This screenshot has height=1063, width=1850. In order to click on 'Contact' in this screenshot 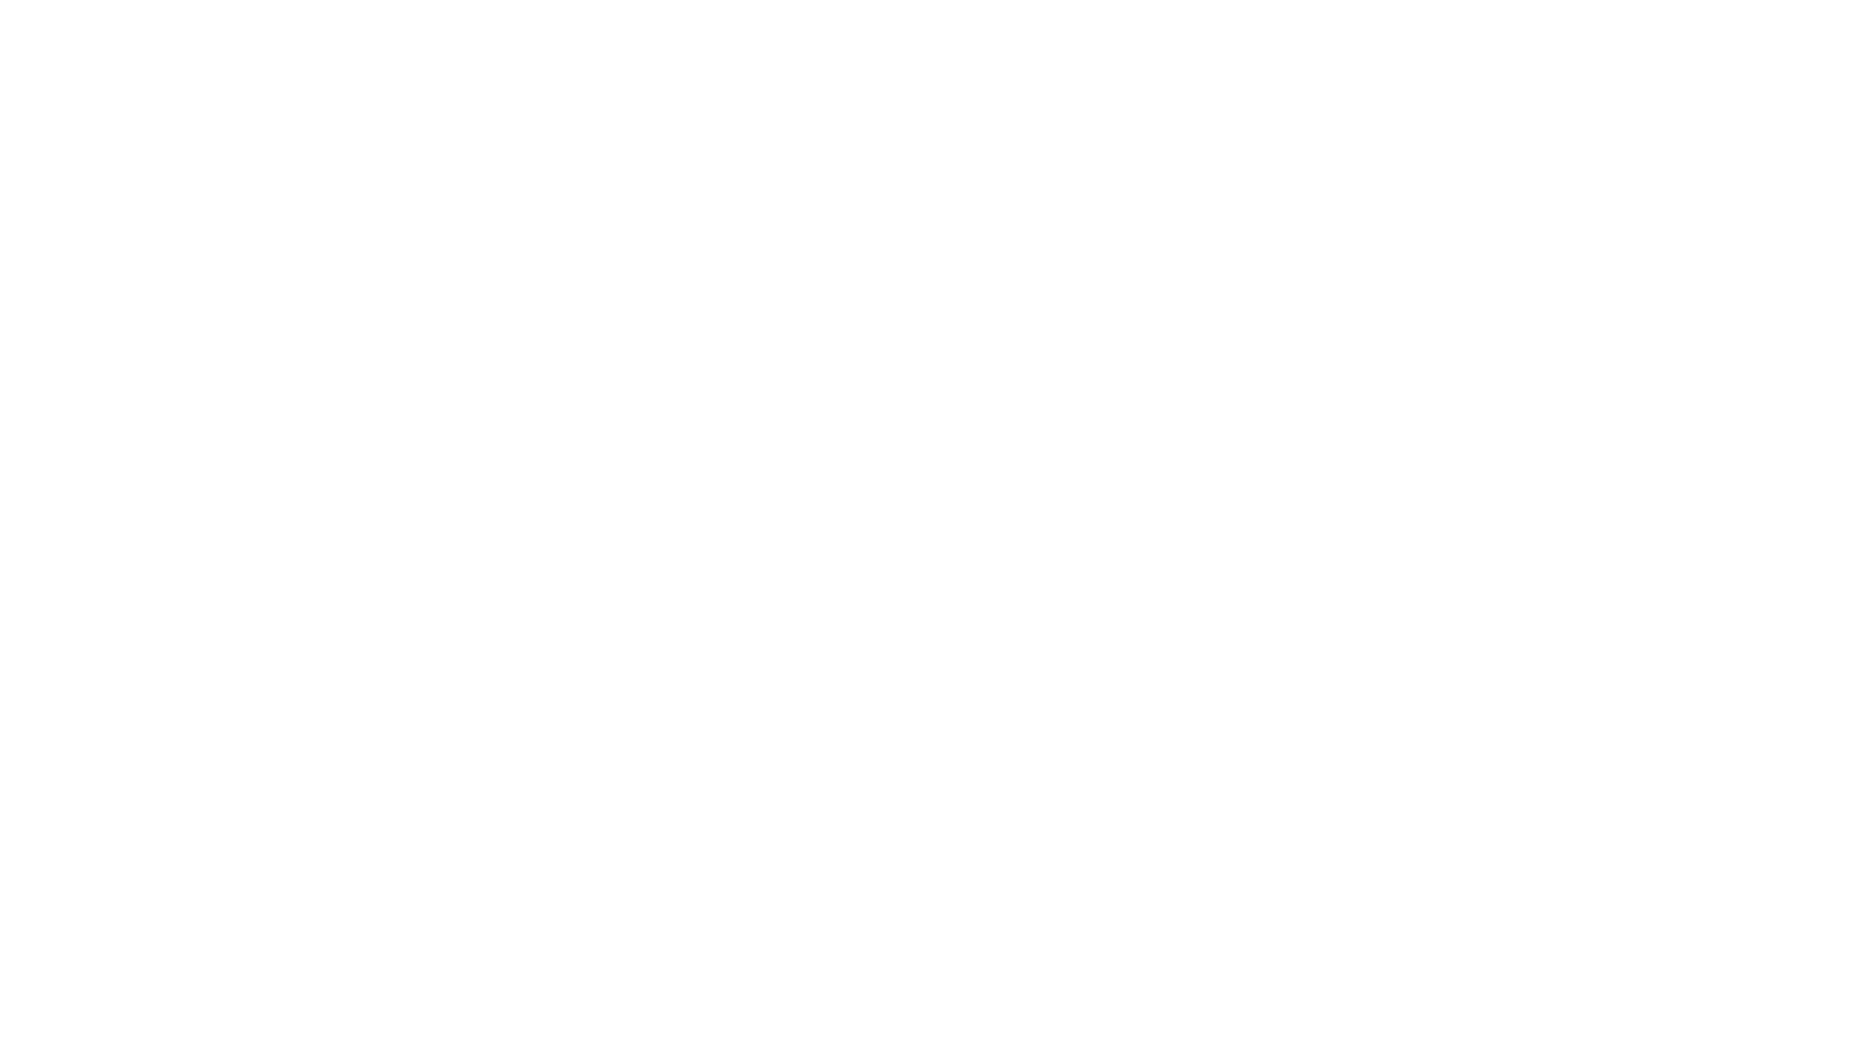, I will do `click(1402, 667)`.